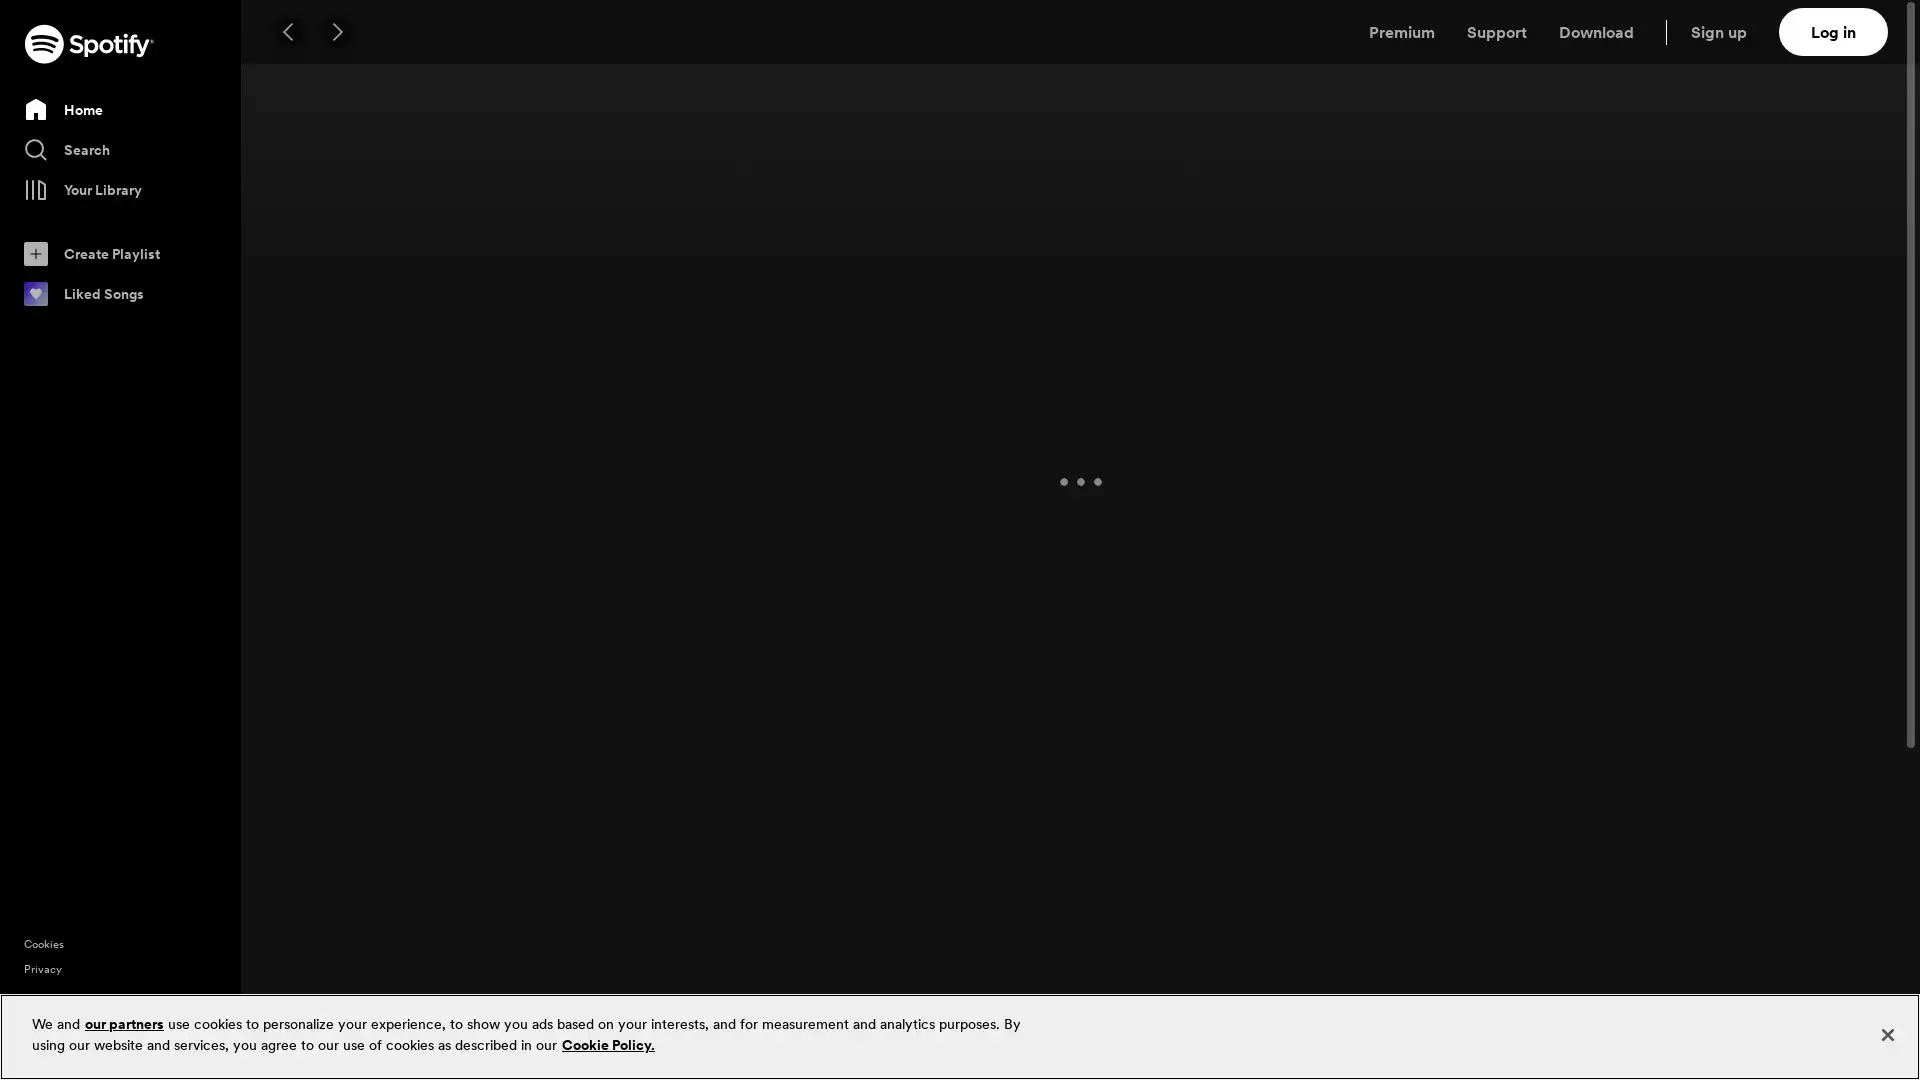 The width and height of the screenshot is (1920, 1080). I want to click on Support, so click(1497, 31).